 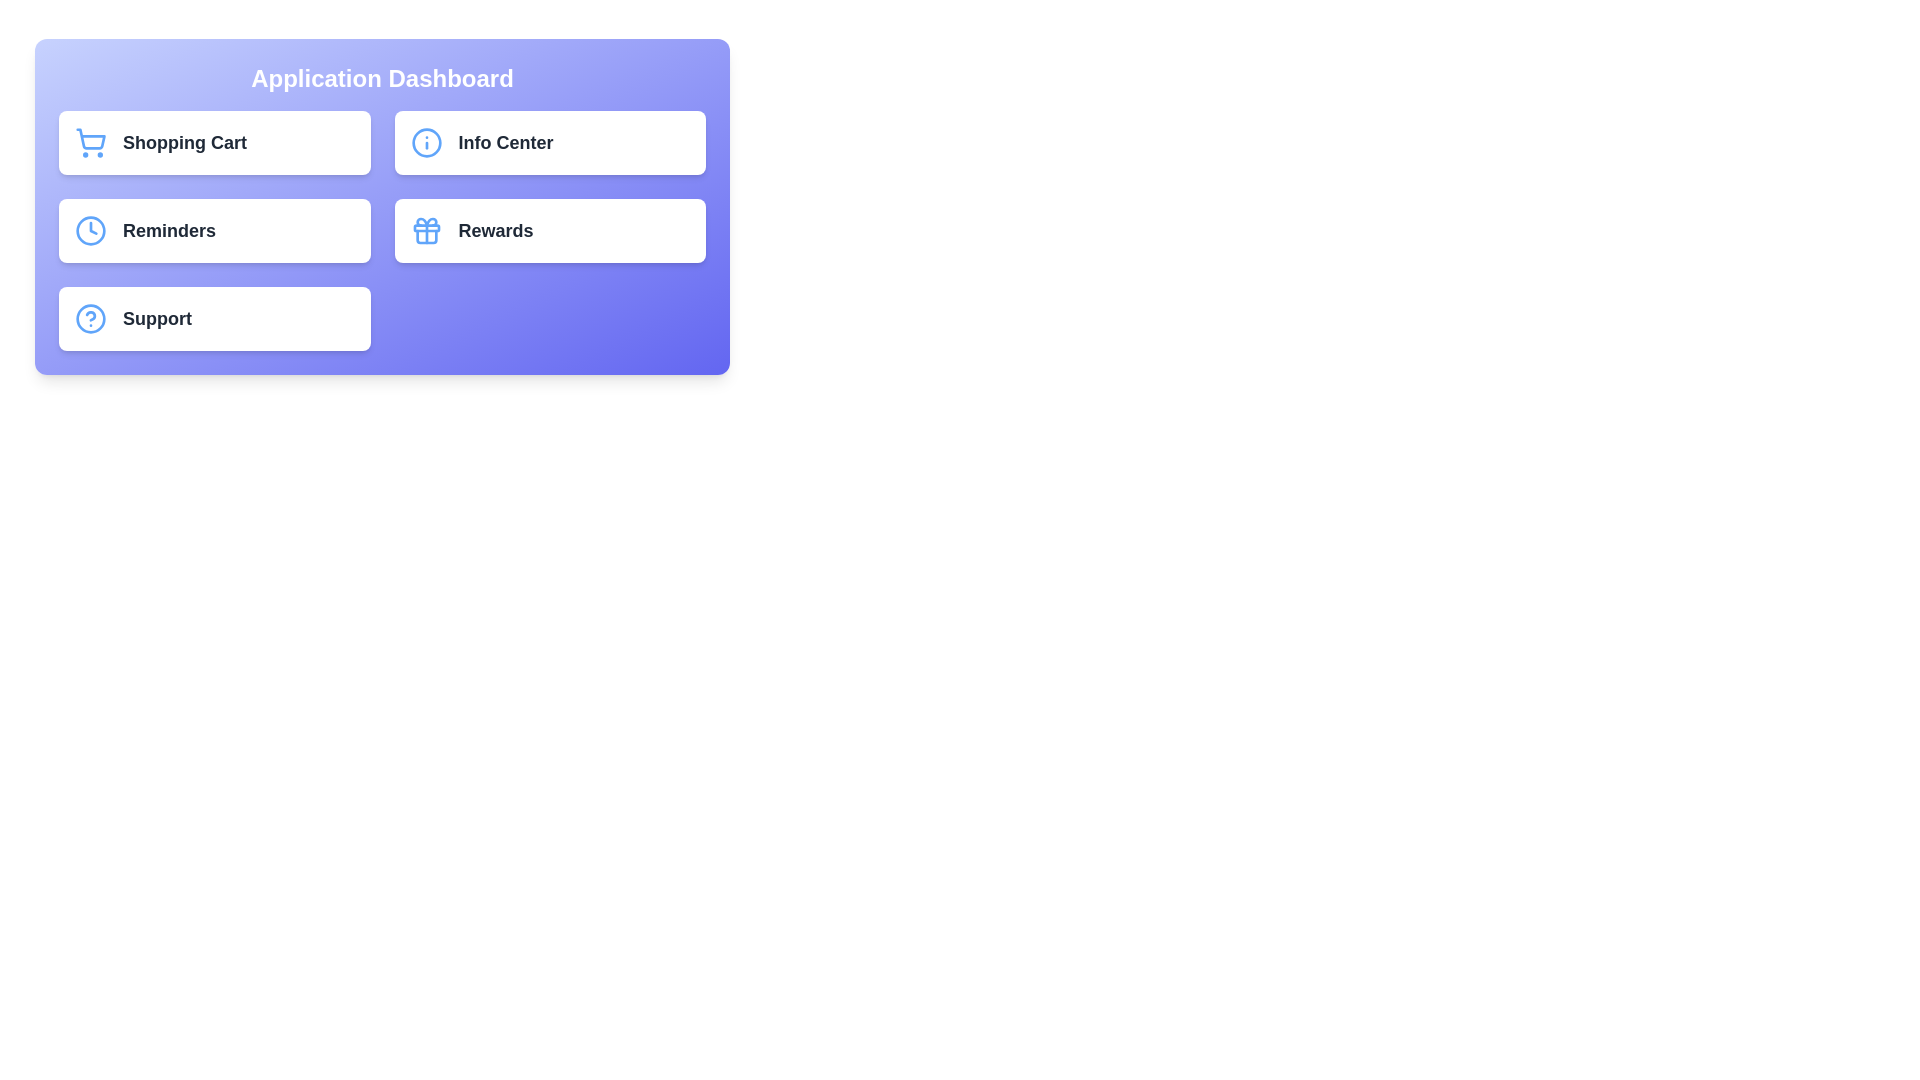 I want to click on the 'Info Center' text label, which is displayed in a large, bold font on the right side of the dashboard, within the second card from the top in the right column, so click(x=505, y=141).